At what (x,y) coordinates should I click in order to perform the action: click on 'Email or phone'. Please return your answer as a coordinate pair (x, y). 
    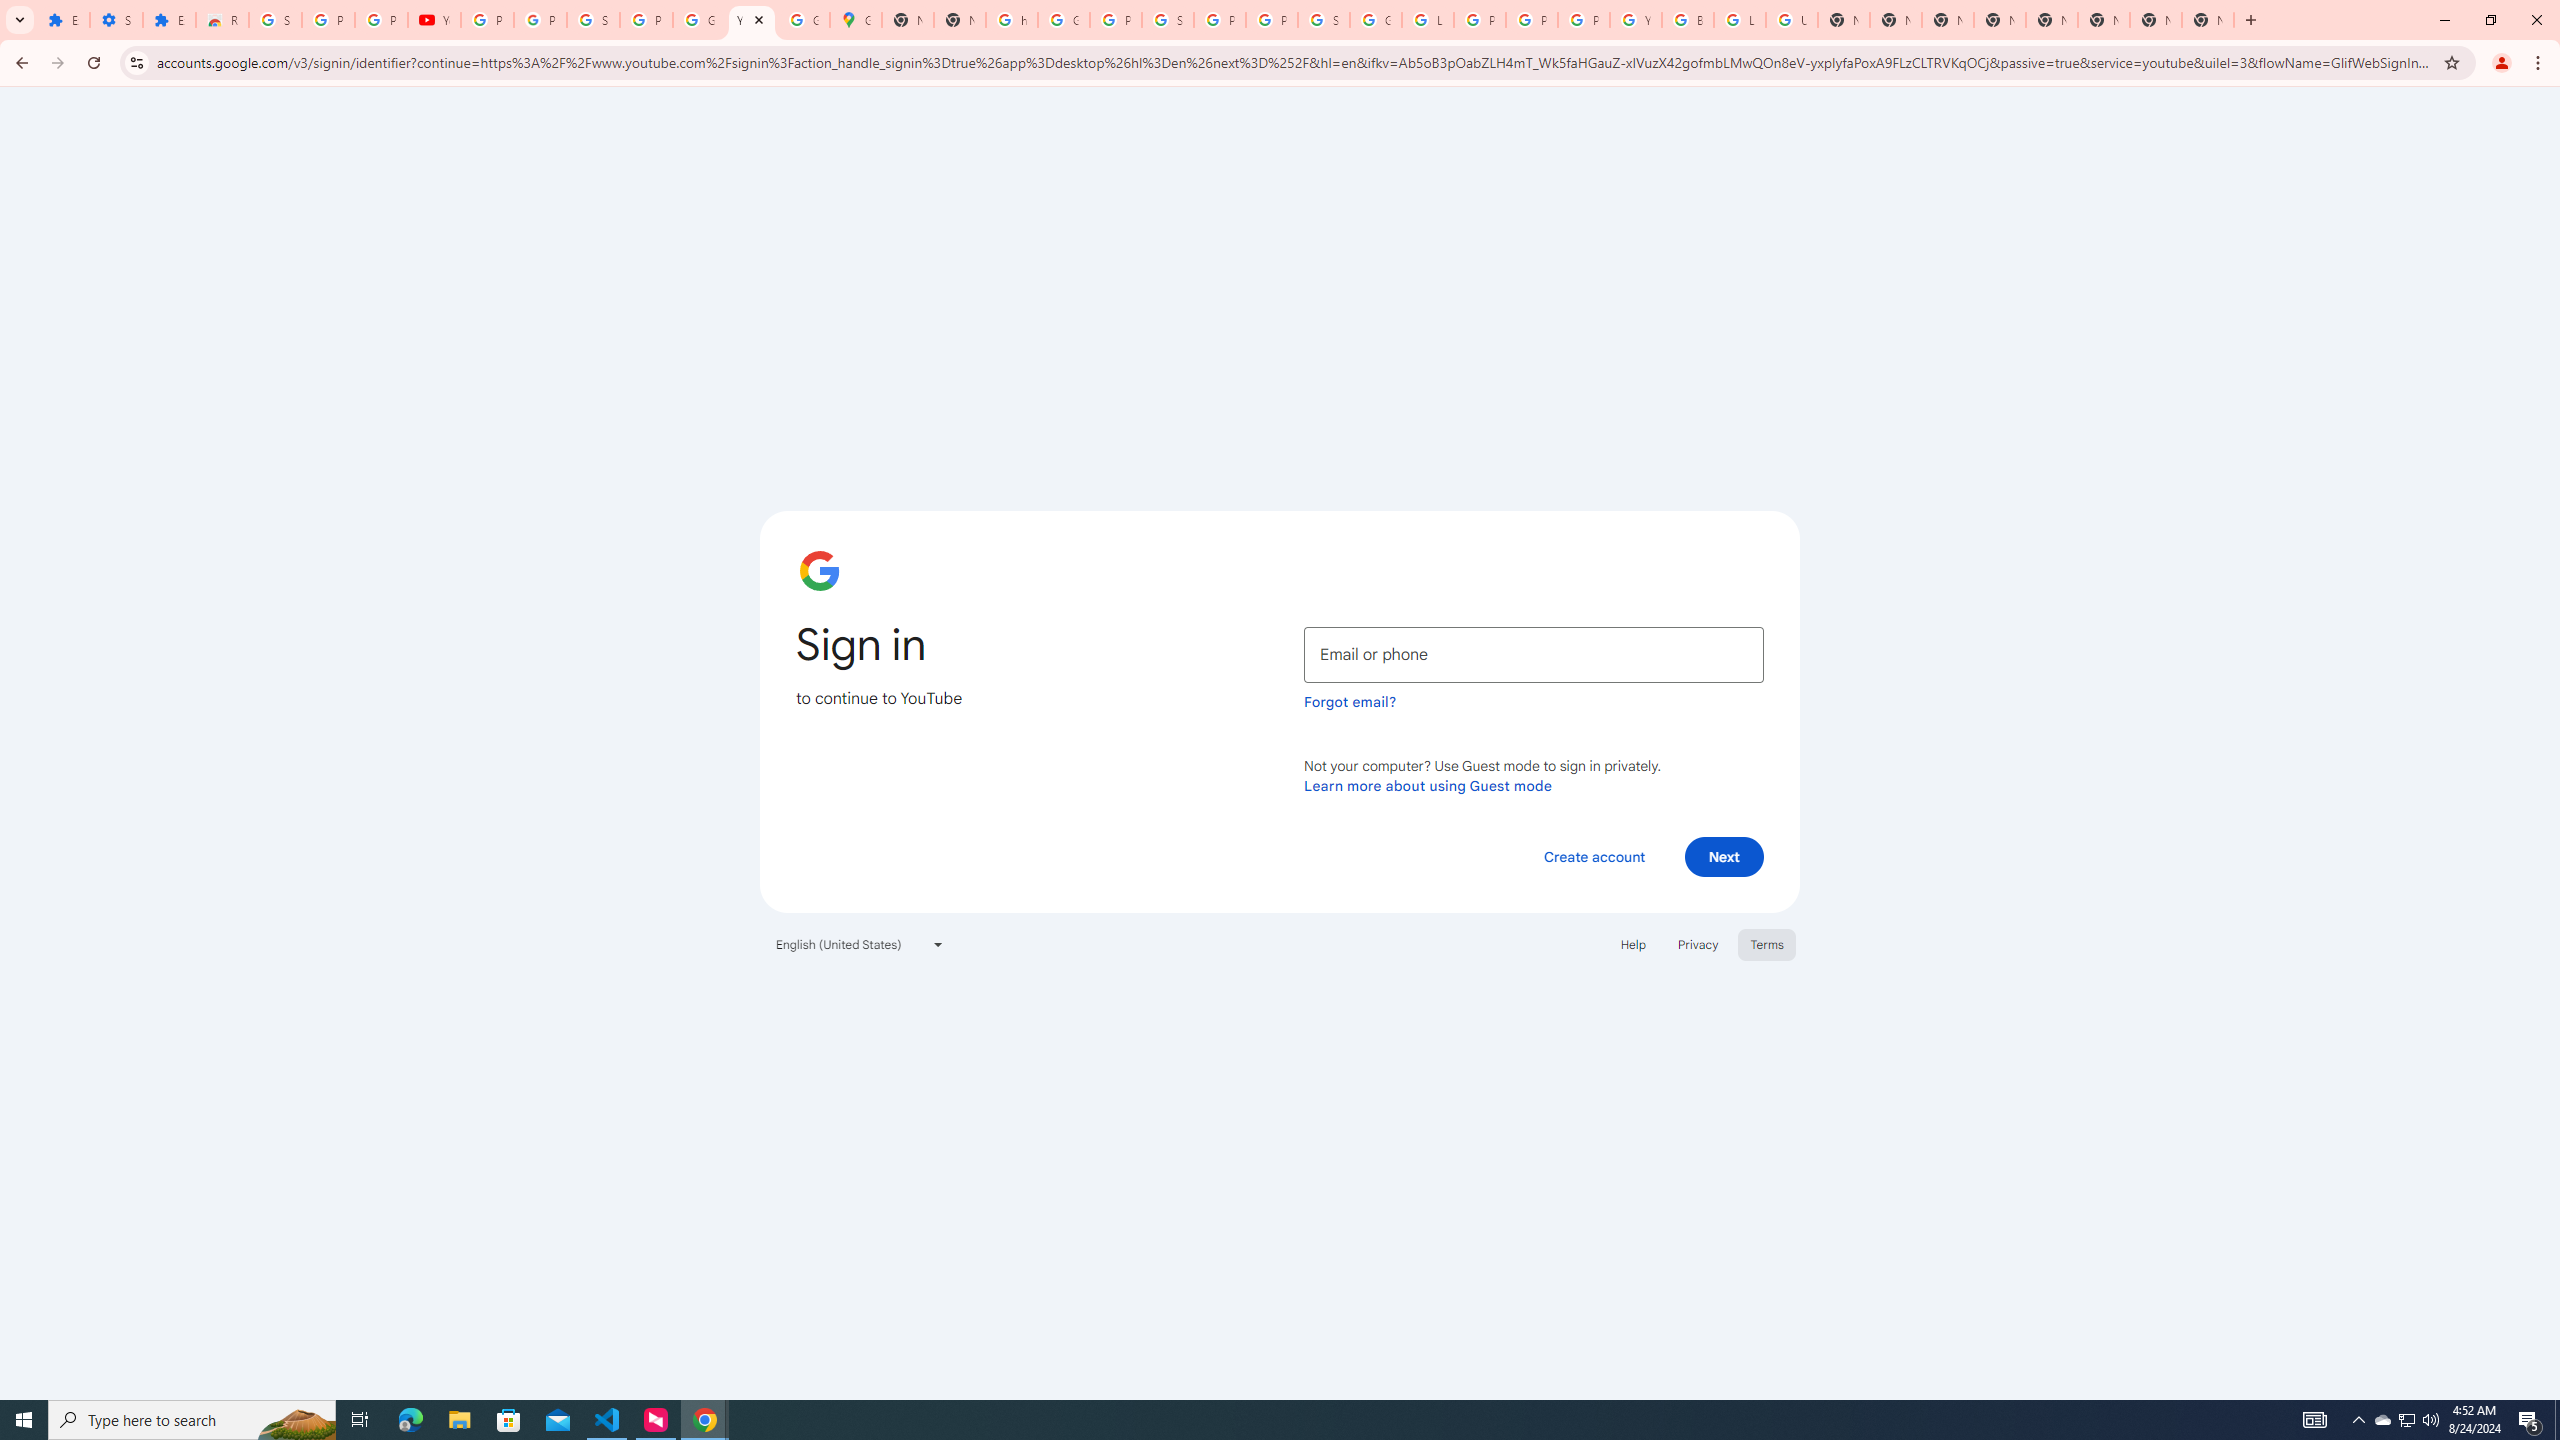
    Looking at the image, I should click on (1533, 654).